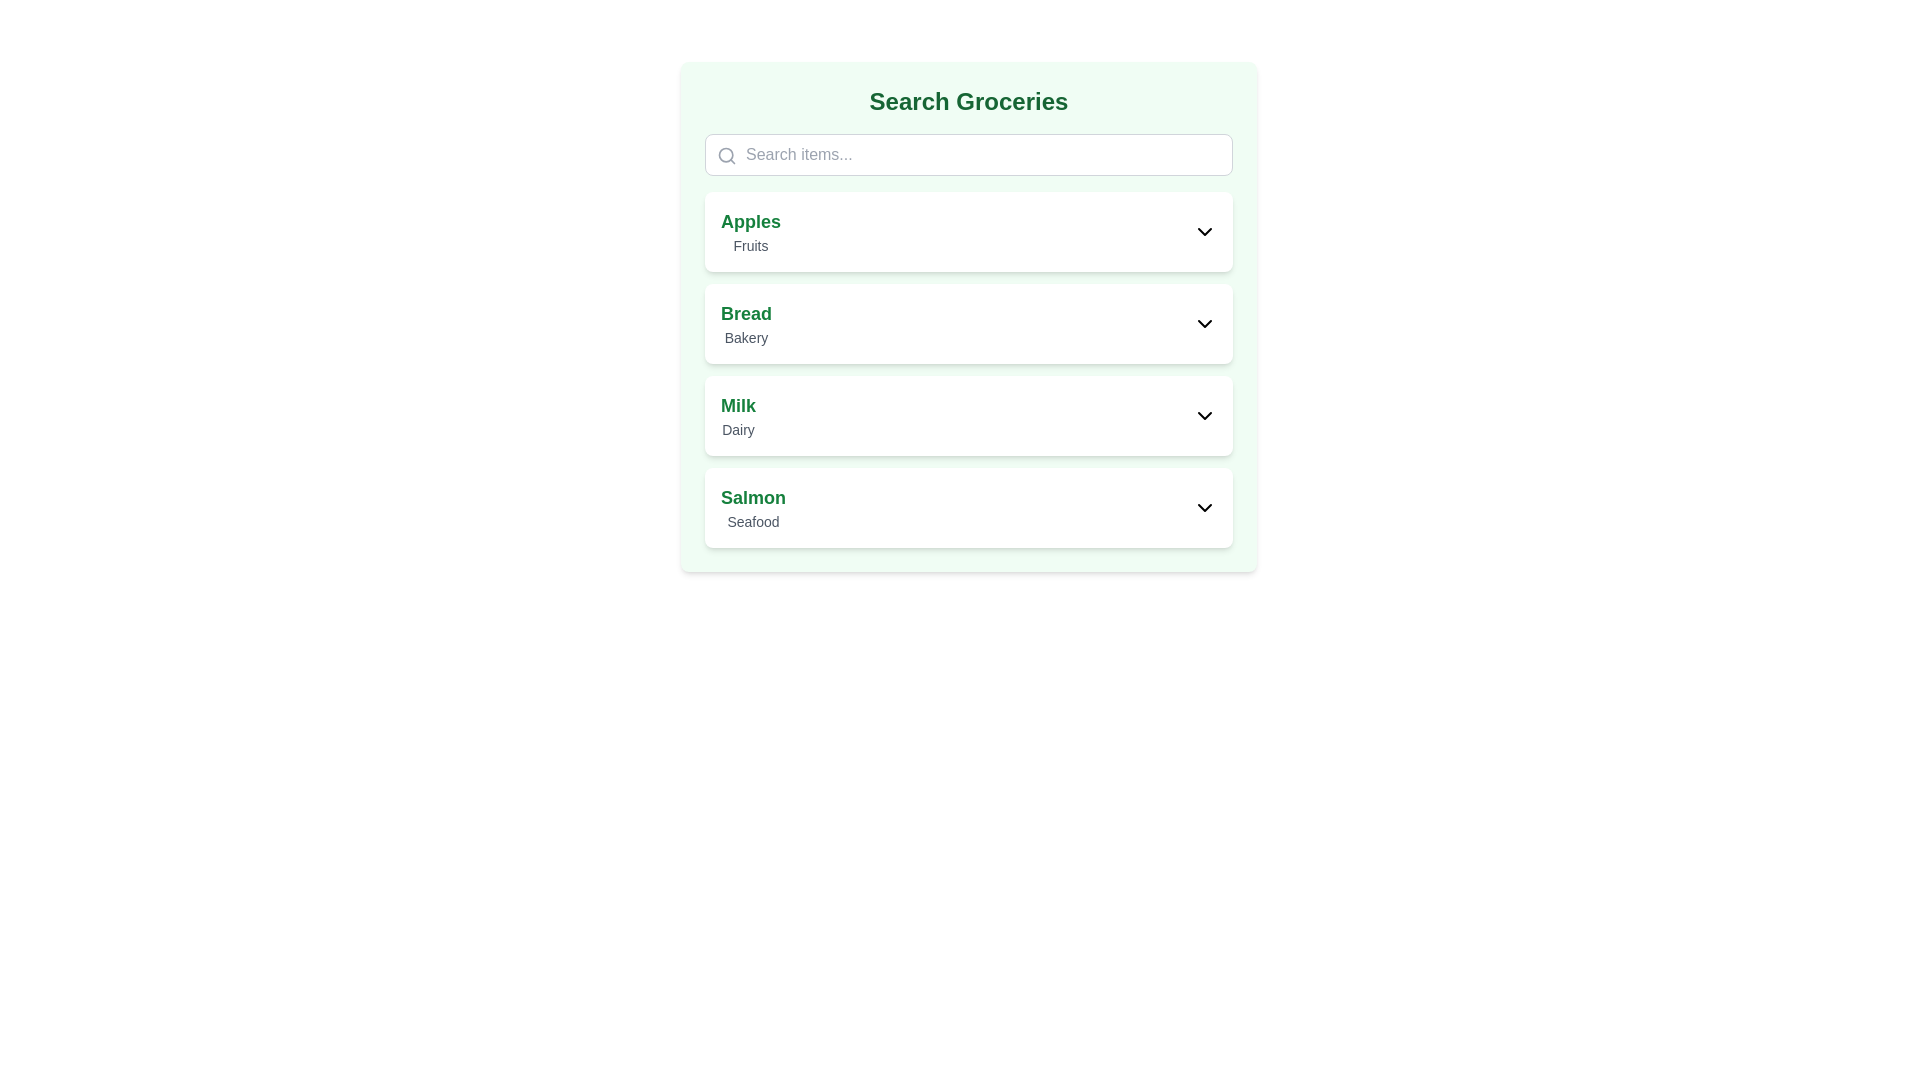 The image size is (1920, 1080). What do you see at coordinates (737, 415) in the screenshot?
I see `the 'Milk' text label with a green font and the 'Dairy' text label below it, which is positioned between 'Bread' and 'Salmon' in the list` at bounding box center [737, 415].